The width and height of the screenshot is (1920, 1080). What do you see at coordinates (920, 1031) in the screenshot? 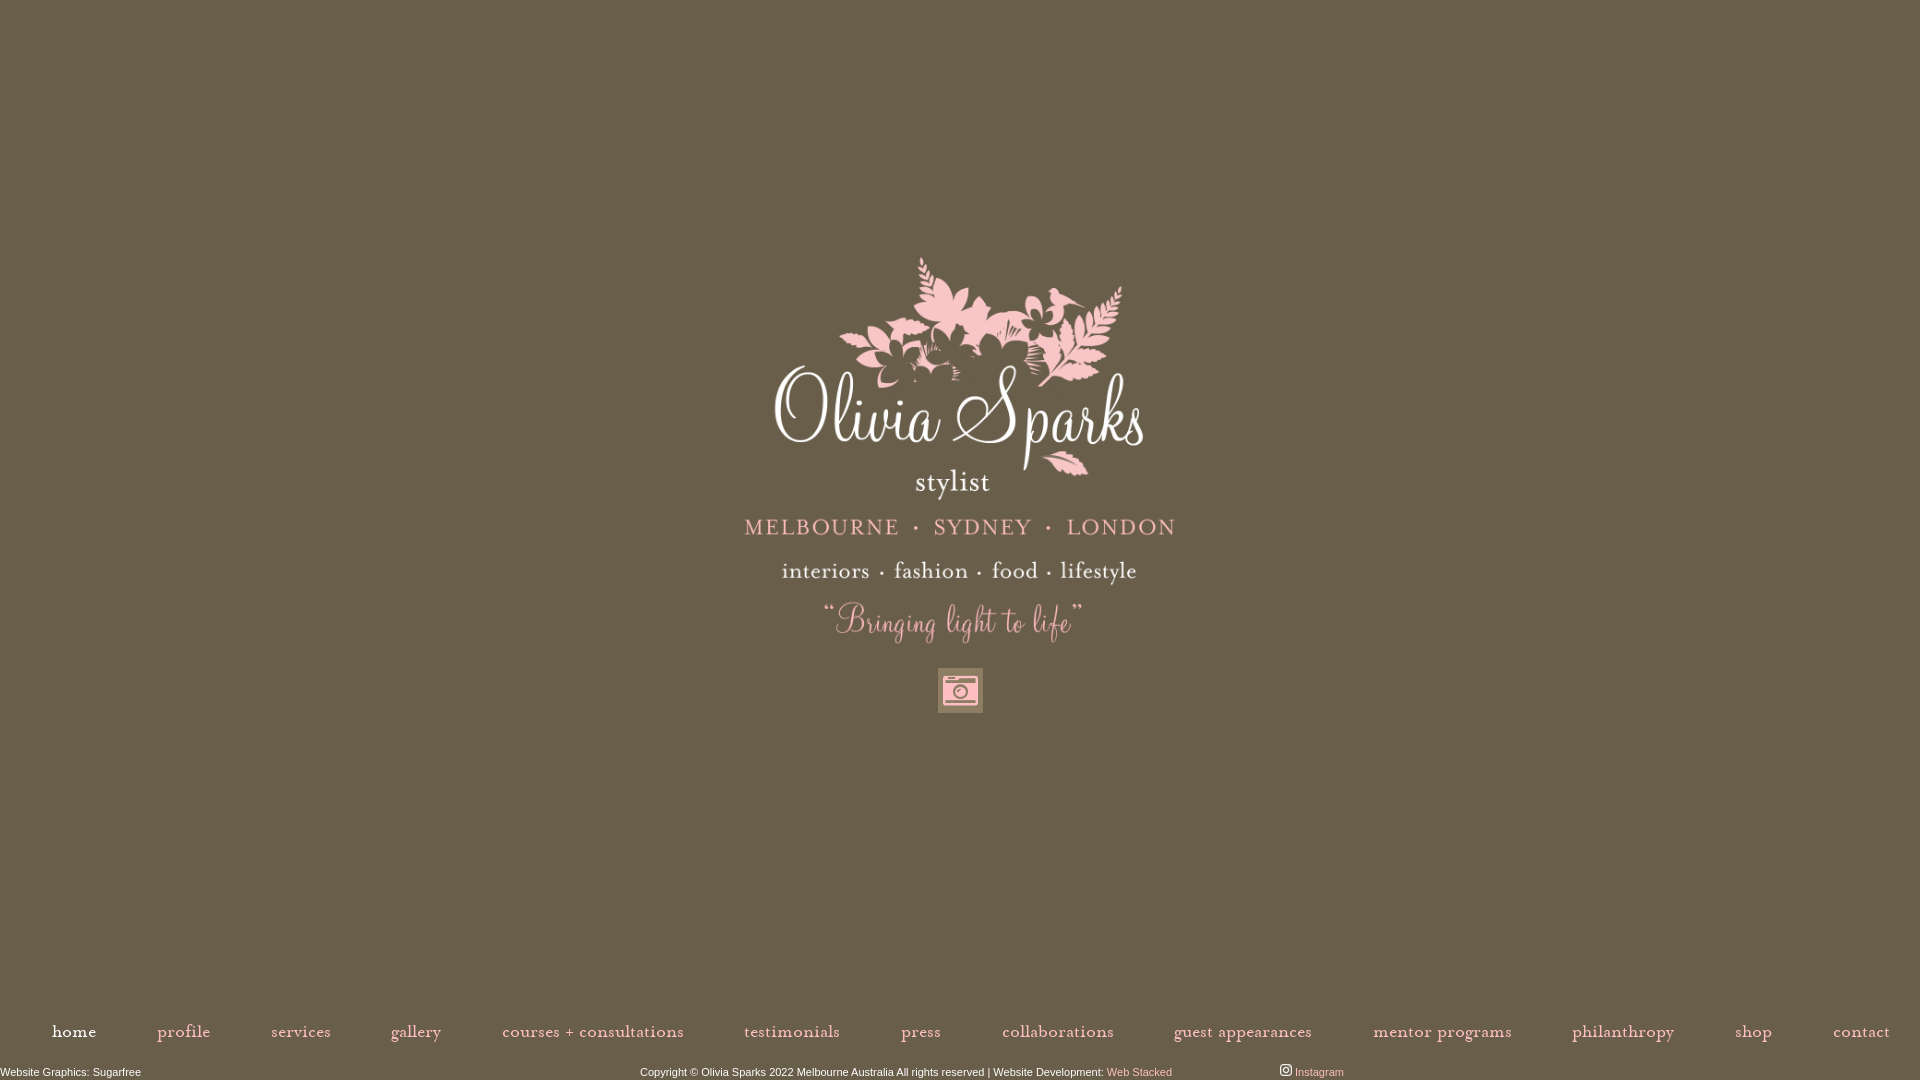
I see `'press'` at bounding box center [920, 1031].